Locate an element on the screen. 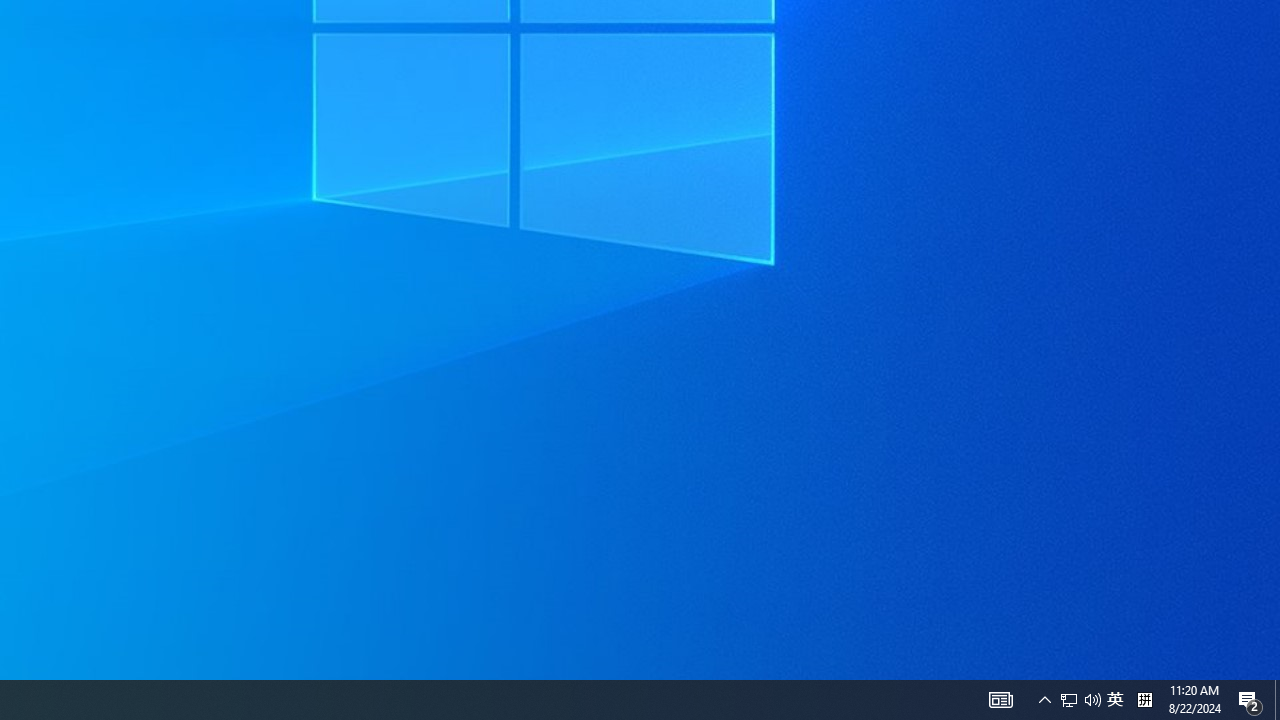 This screenshot has width=1280, height=720. 'Q2790: 100%' is located at coordinates (1068, 698).